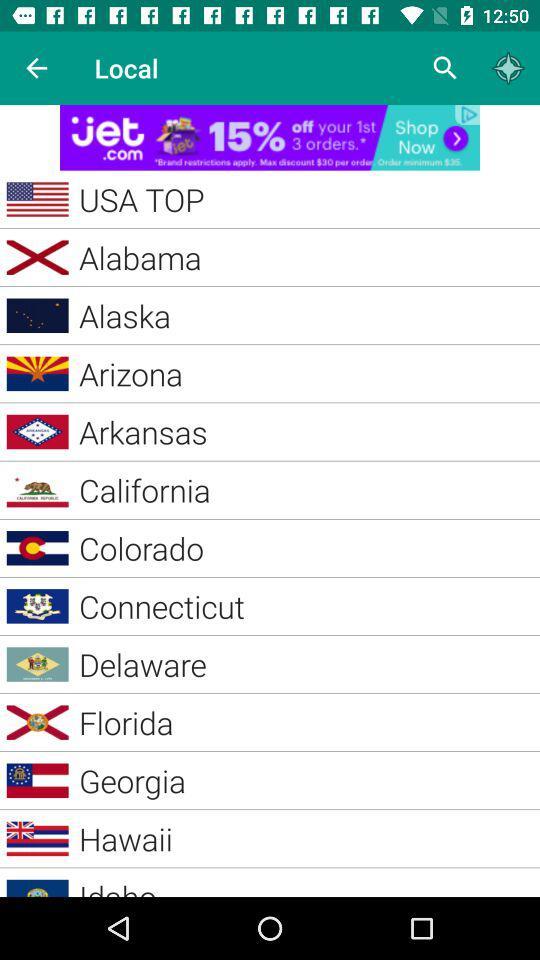  I want to click on search, so click(445, 68).